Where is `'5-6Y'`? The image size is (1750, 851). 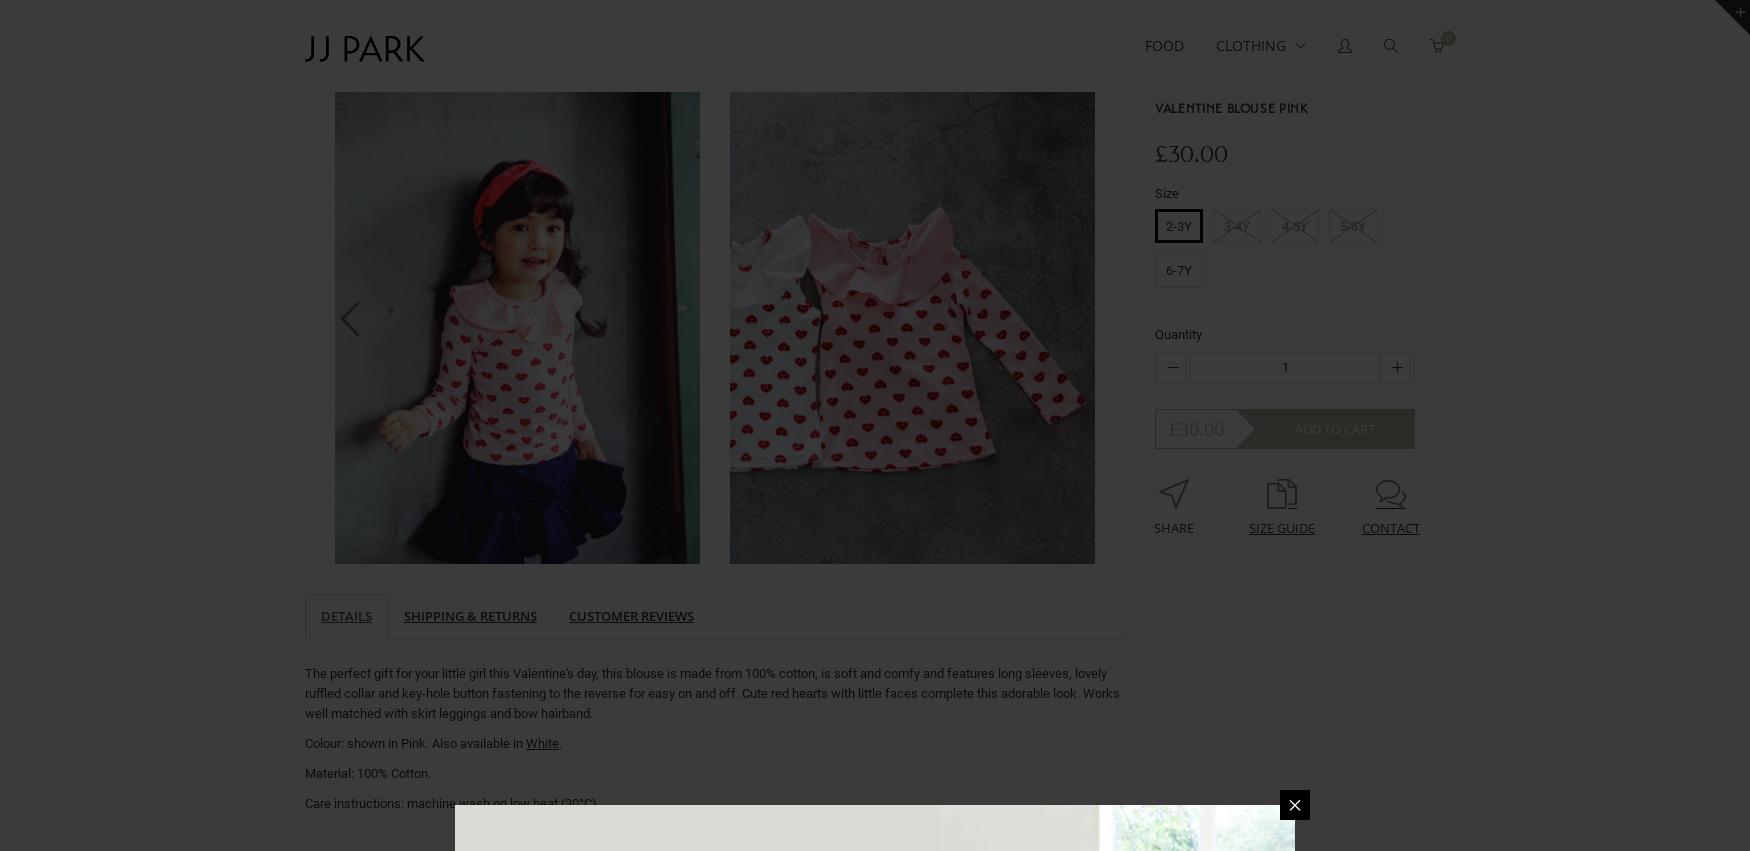 '5-6Y' is located at coordinates (1352, 226).